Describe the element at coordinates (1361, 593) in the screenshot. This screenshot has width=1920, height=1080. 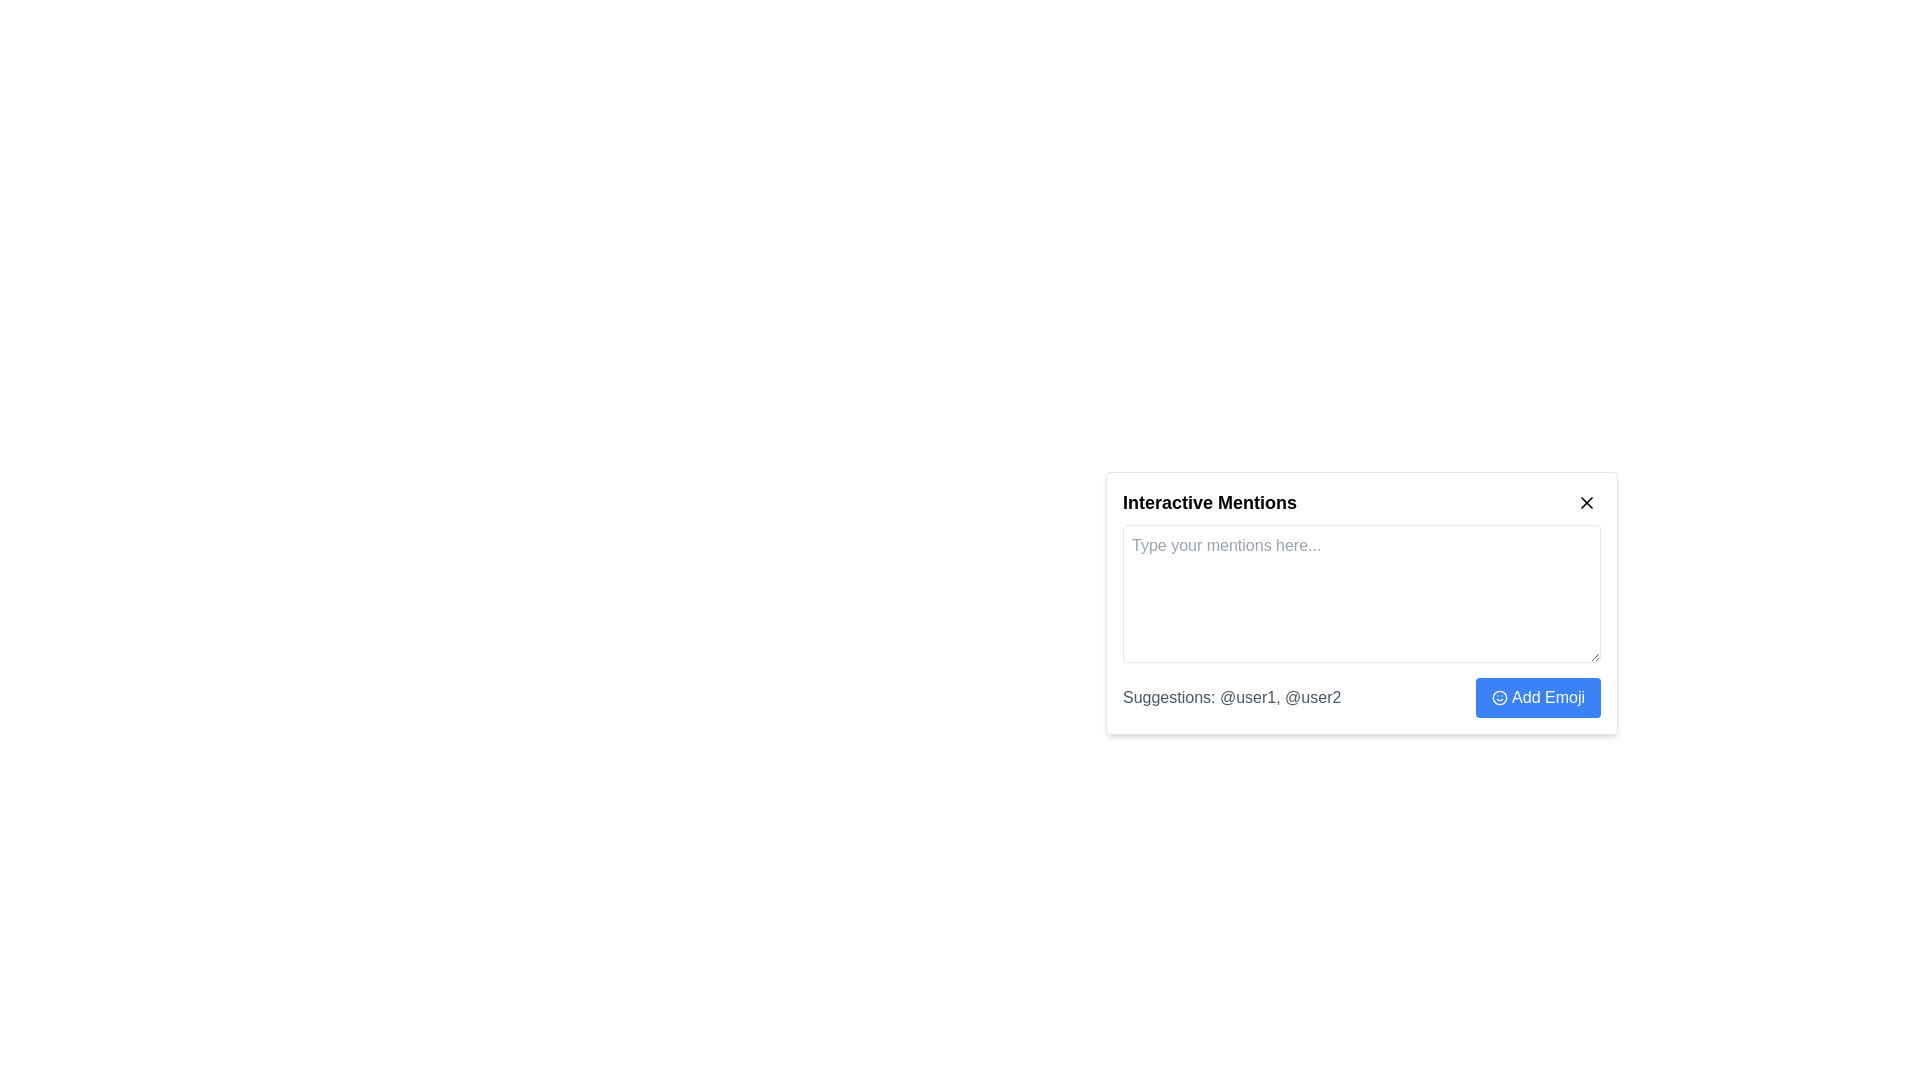
I see `the textarea with a white background and rounded border that has the placeholder 'Type your mentions here...'` at that location.